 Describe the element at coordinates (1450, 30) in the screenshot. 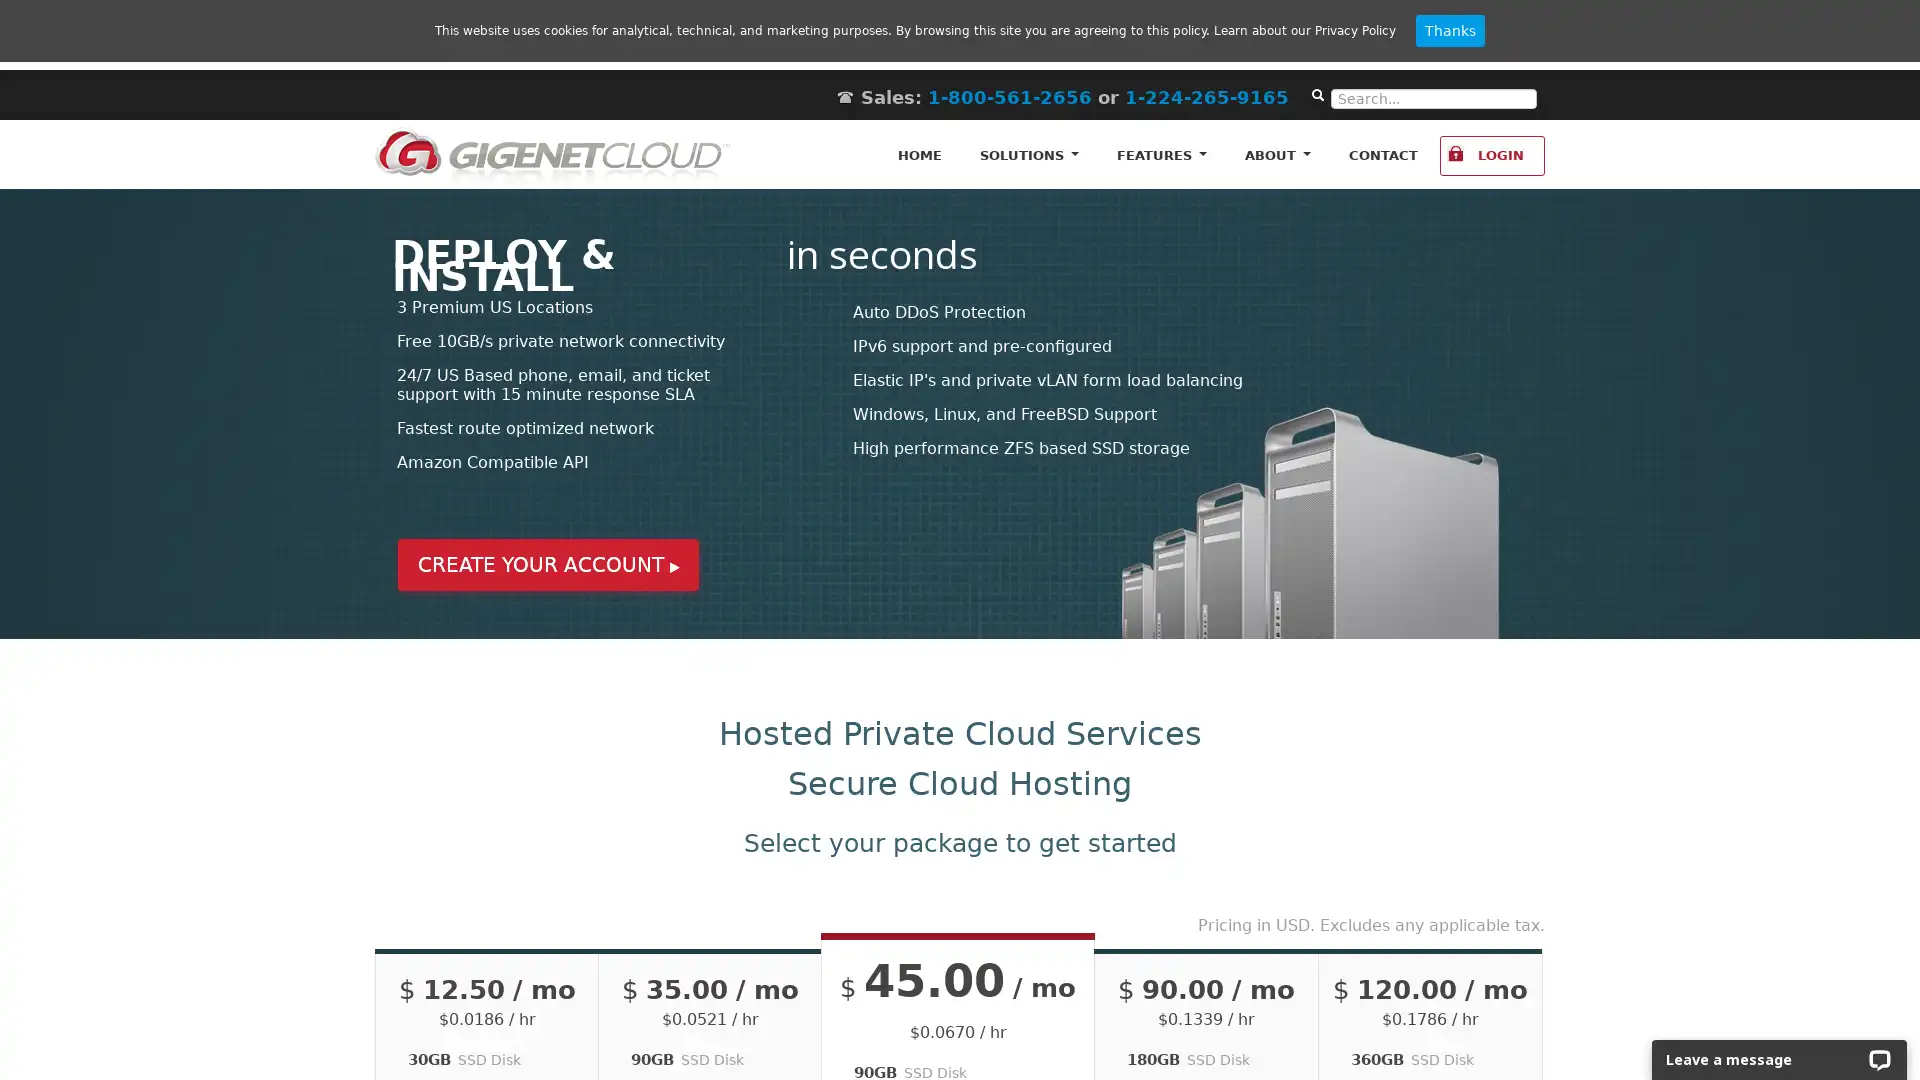

I see `Thanks` at that location.